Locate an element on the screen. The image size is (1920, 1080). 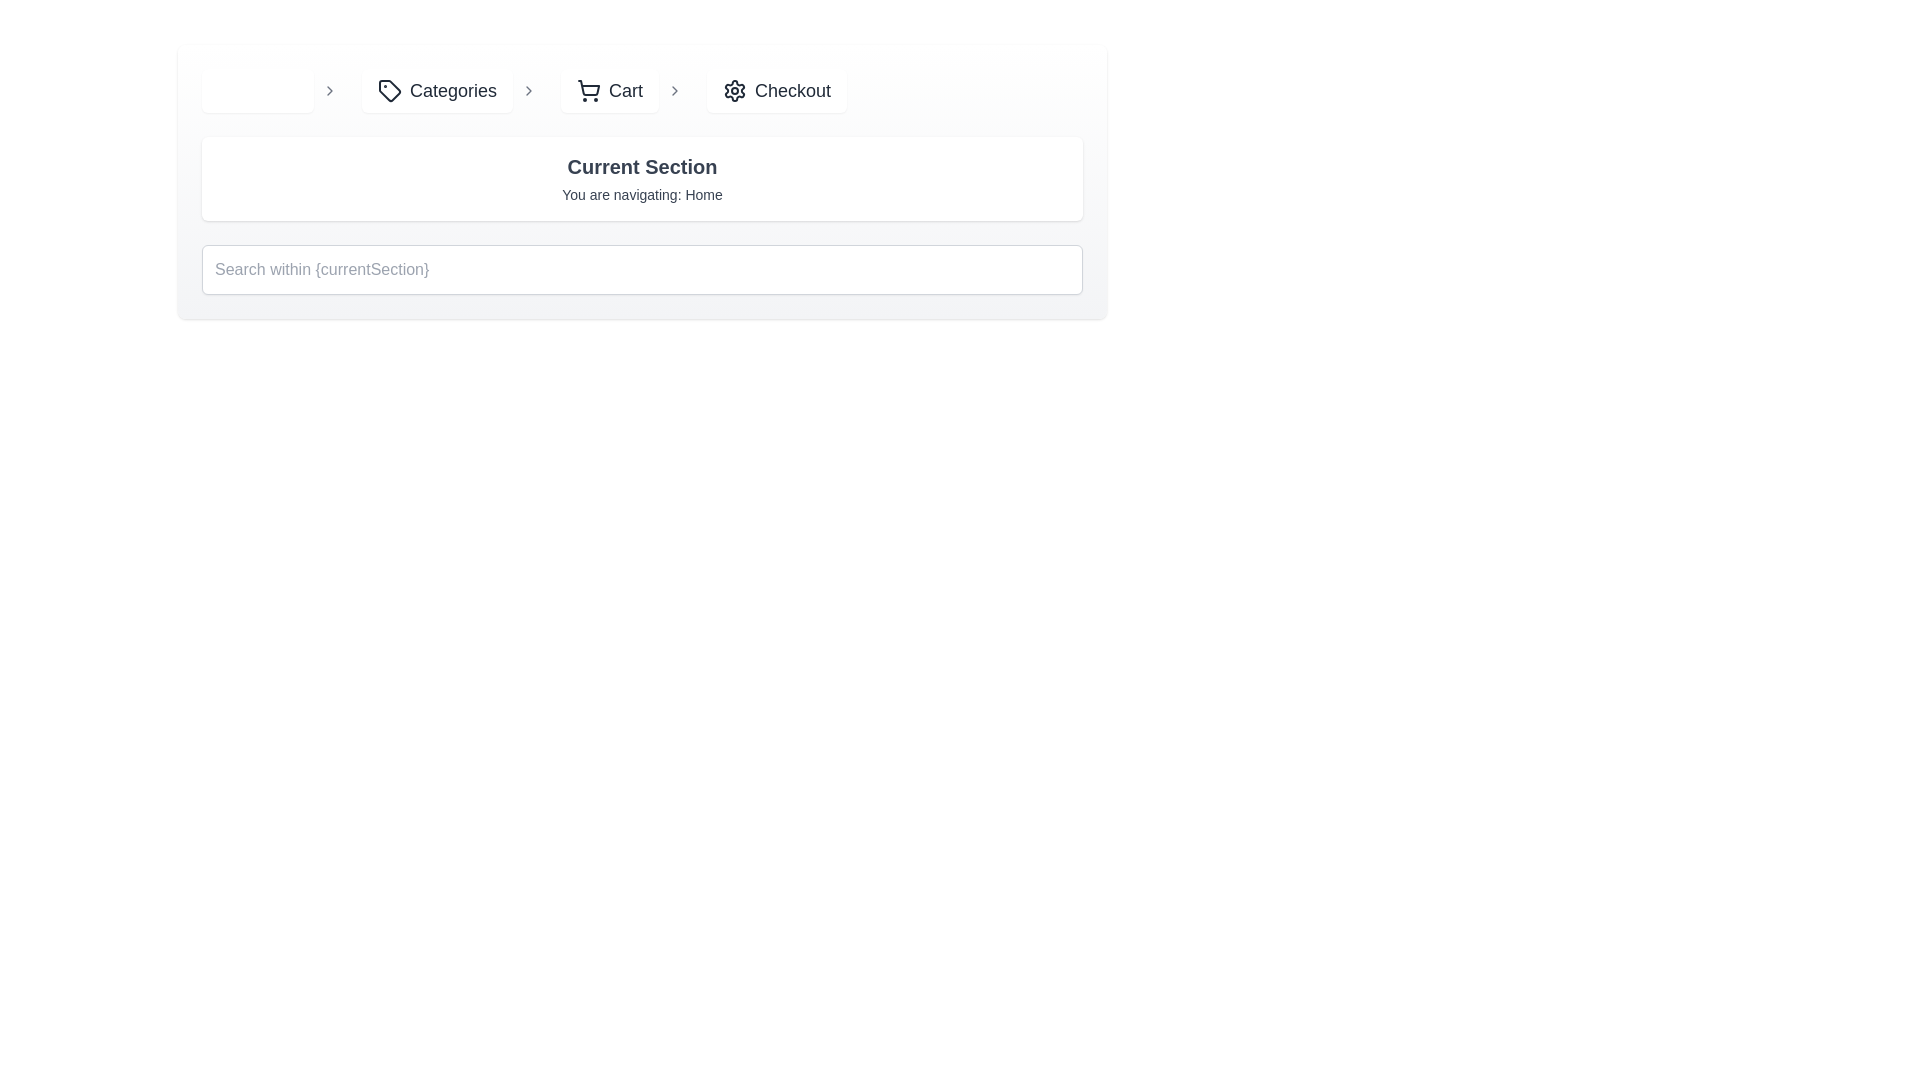
the price tag icon located in the navigation header, situated between the breadcrumb separator and the 'Categories' label is located at coordinates (389, 88).